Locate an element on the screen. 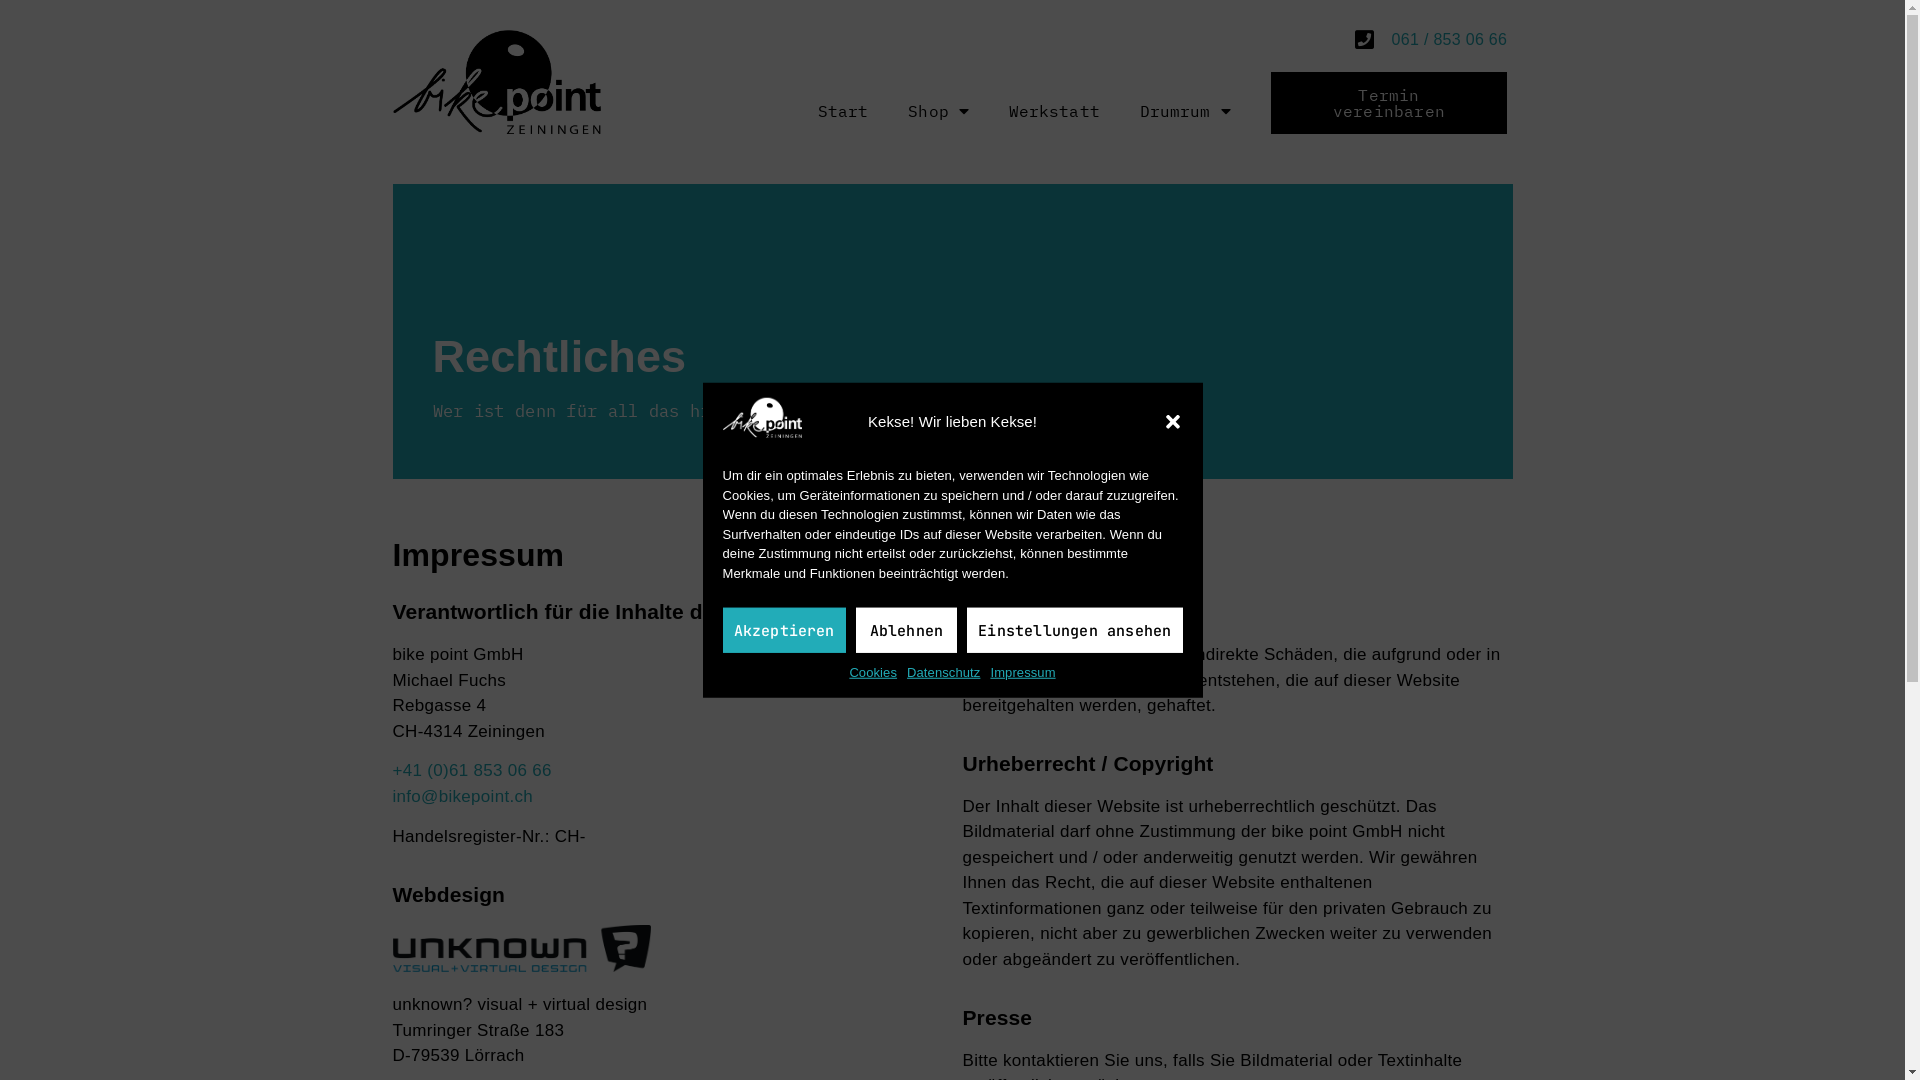 The height and width of the screenshot is (1080, 1920). 'info@bikepoint.ch' is located at coordinates (461, 795).